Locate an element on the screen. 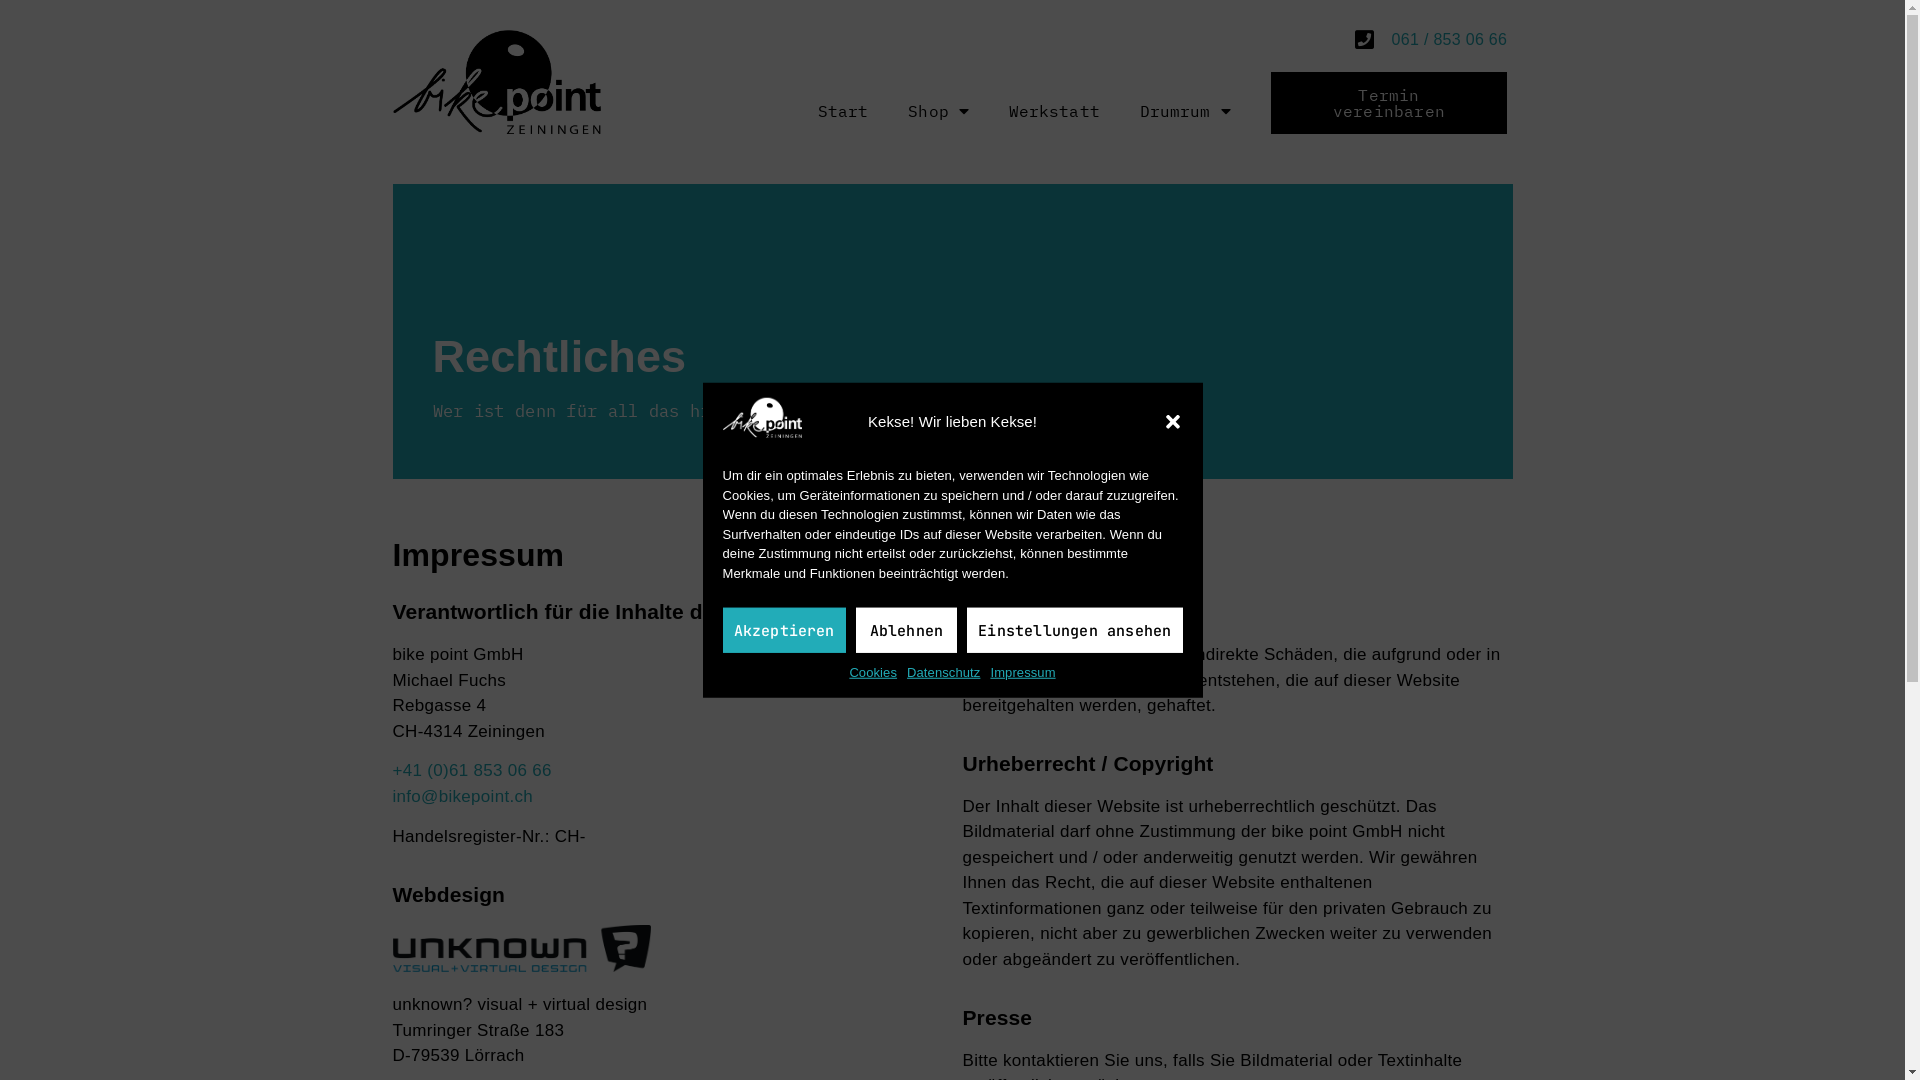 The height and width of the screenshot is (1080, 1920). 'info@bikepoint.ch' is located at coordinates (461, 795).